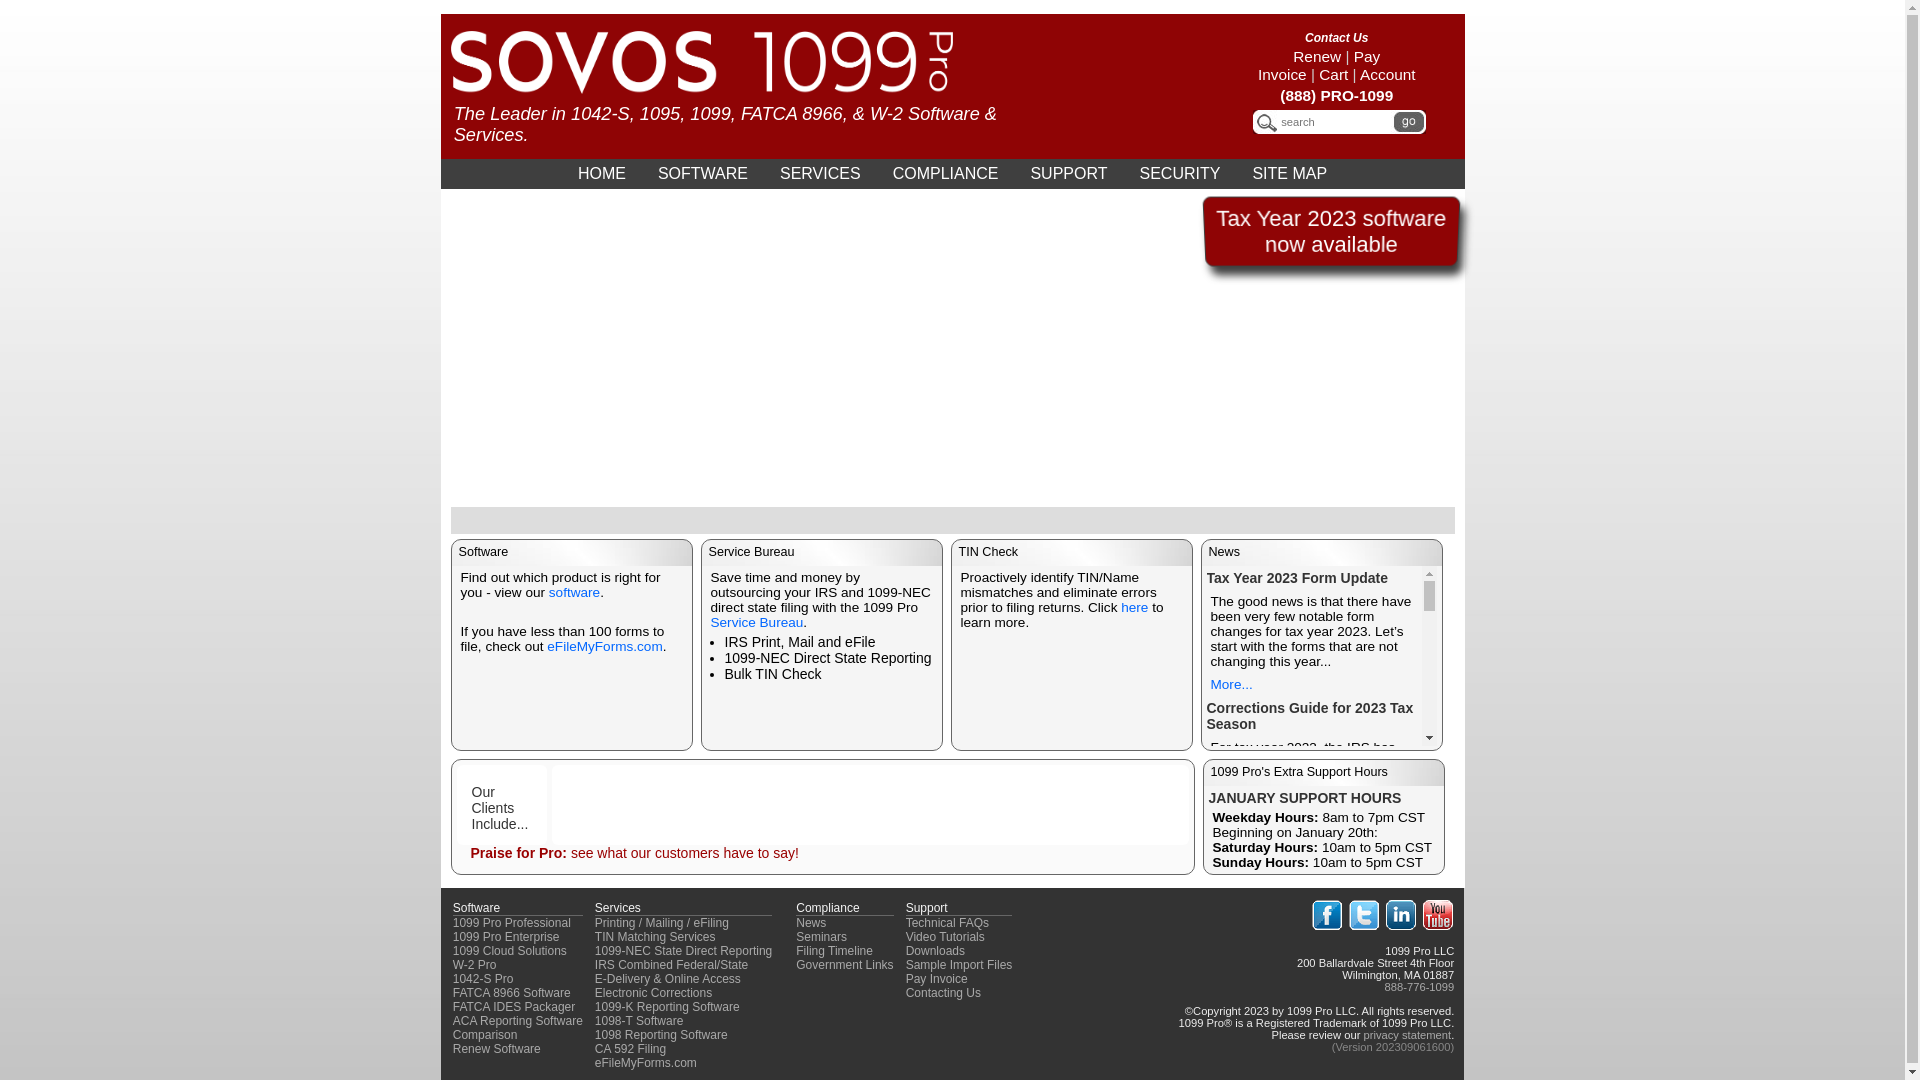 The image size is (1920, 1080). I want to click on '1098 Reporting Software', so click(661, 1034).